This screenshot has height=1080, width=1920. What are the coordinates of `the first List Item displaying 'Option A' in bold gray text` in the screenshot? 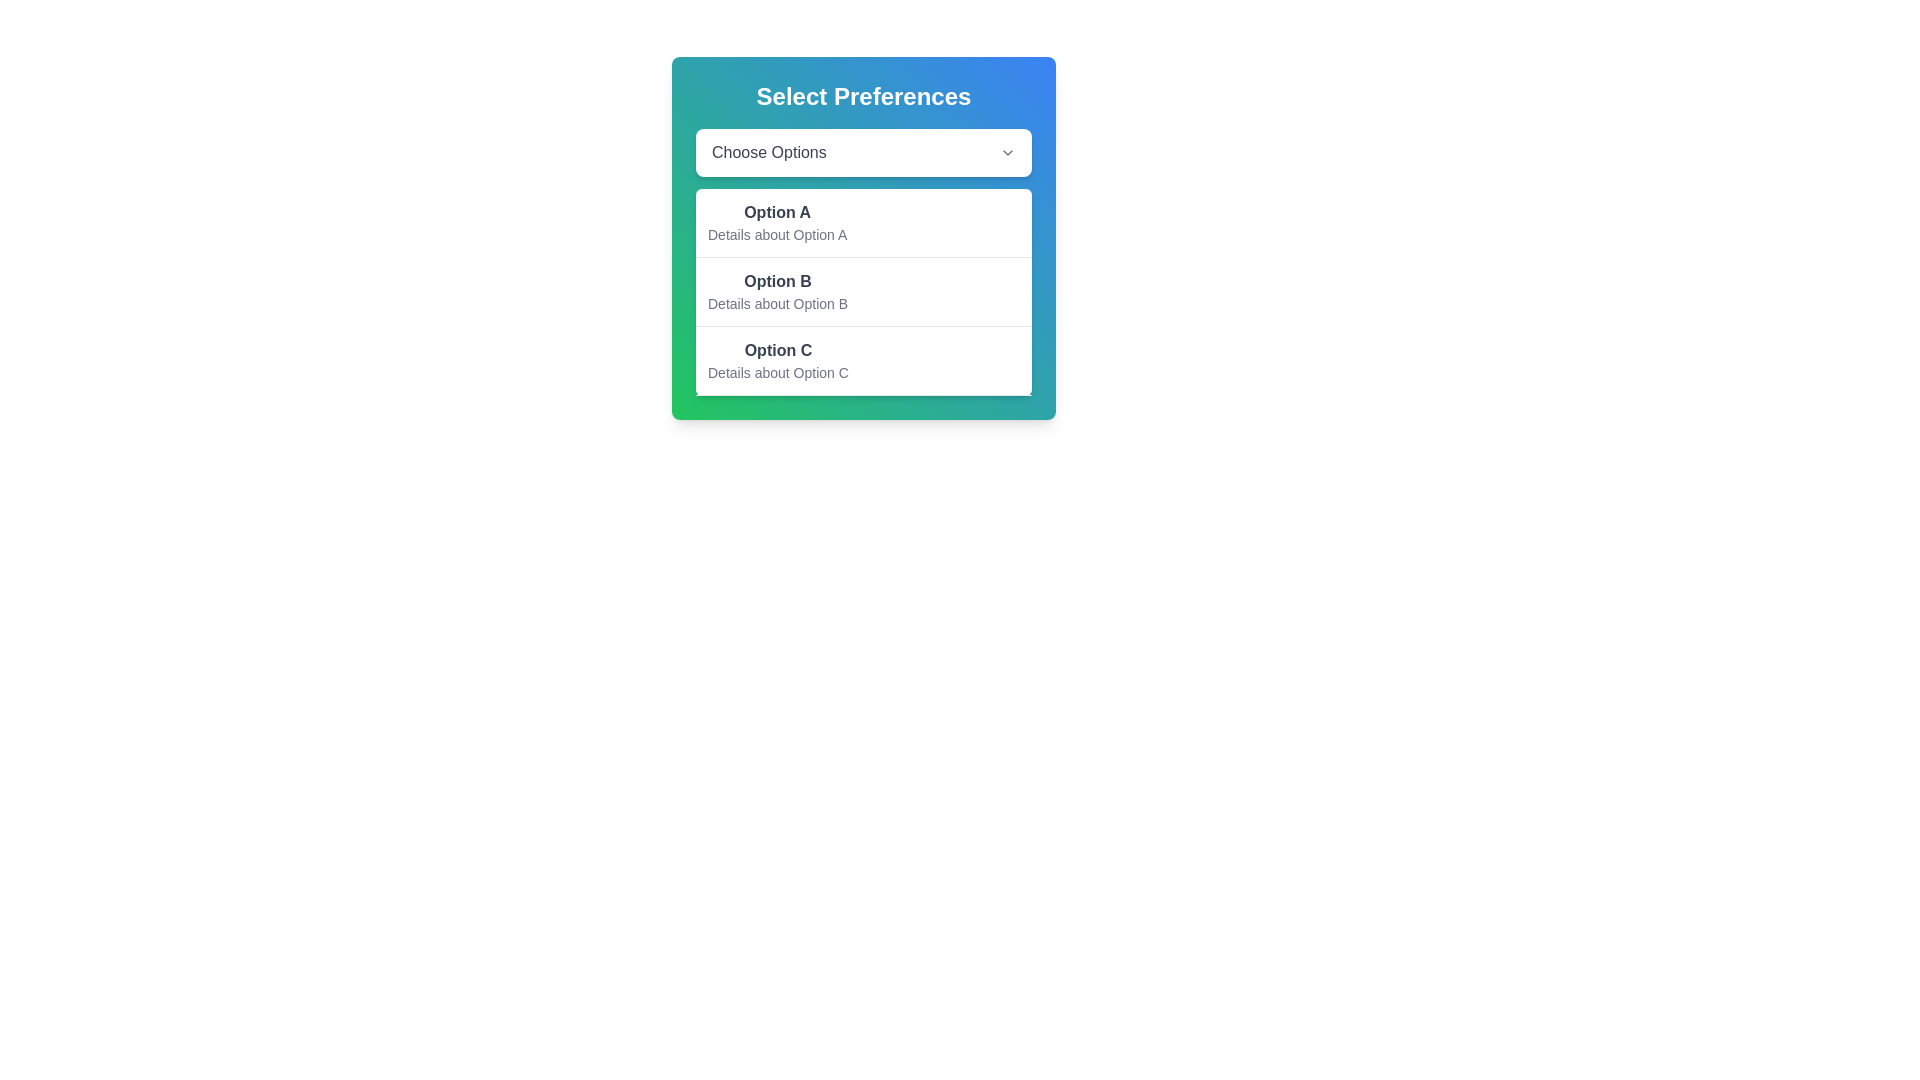 It's located at (776, 223).